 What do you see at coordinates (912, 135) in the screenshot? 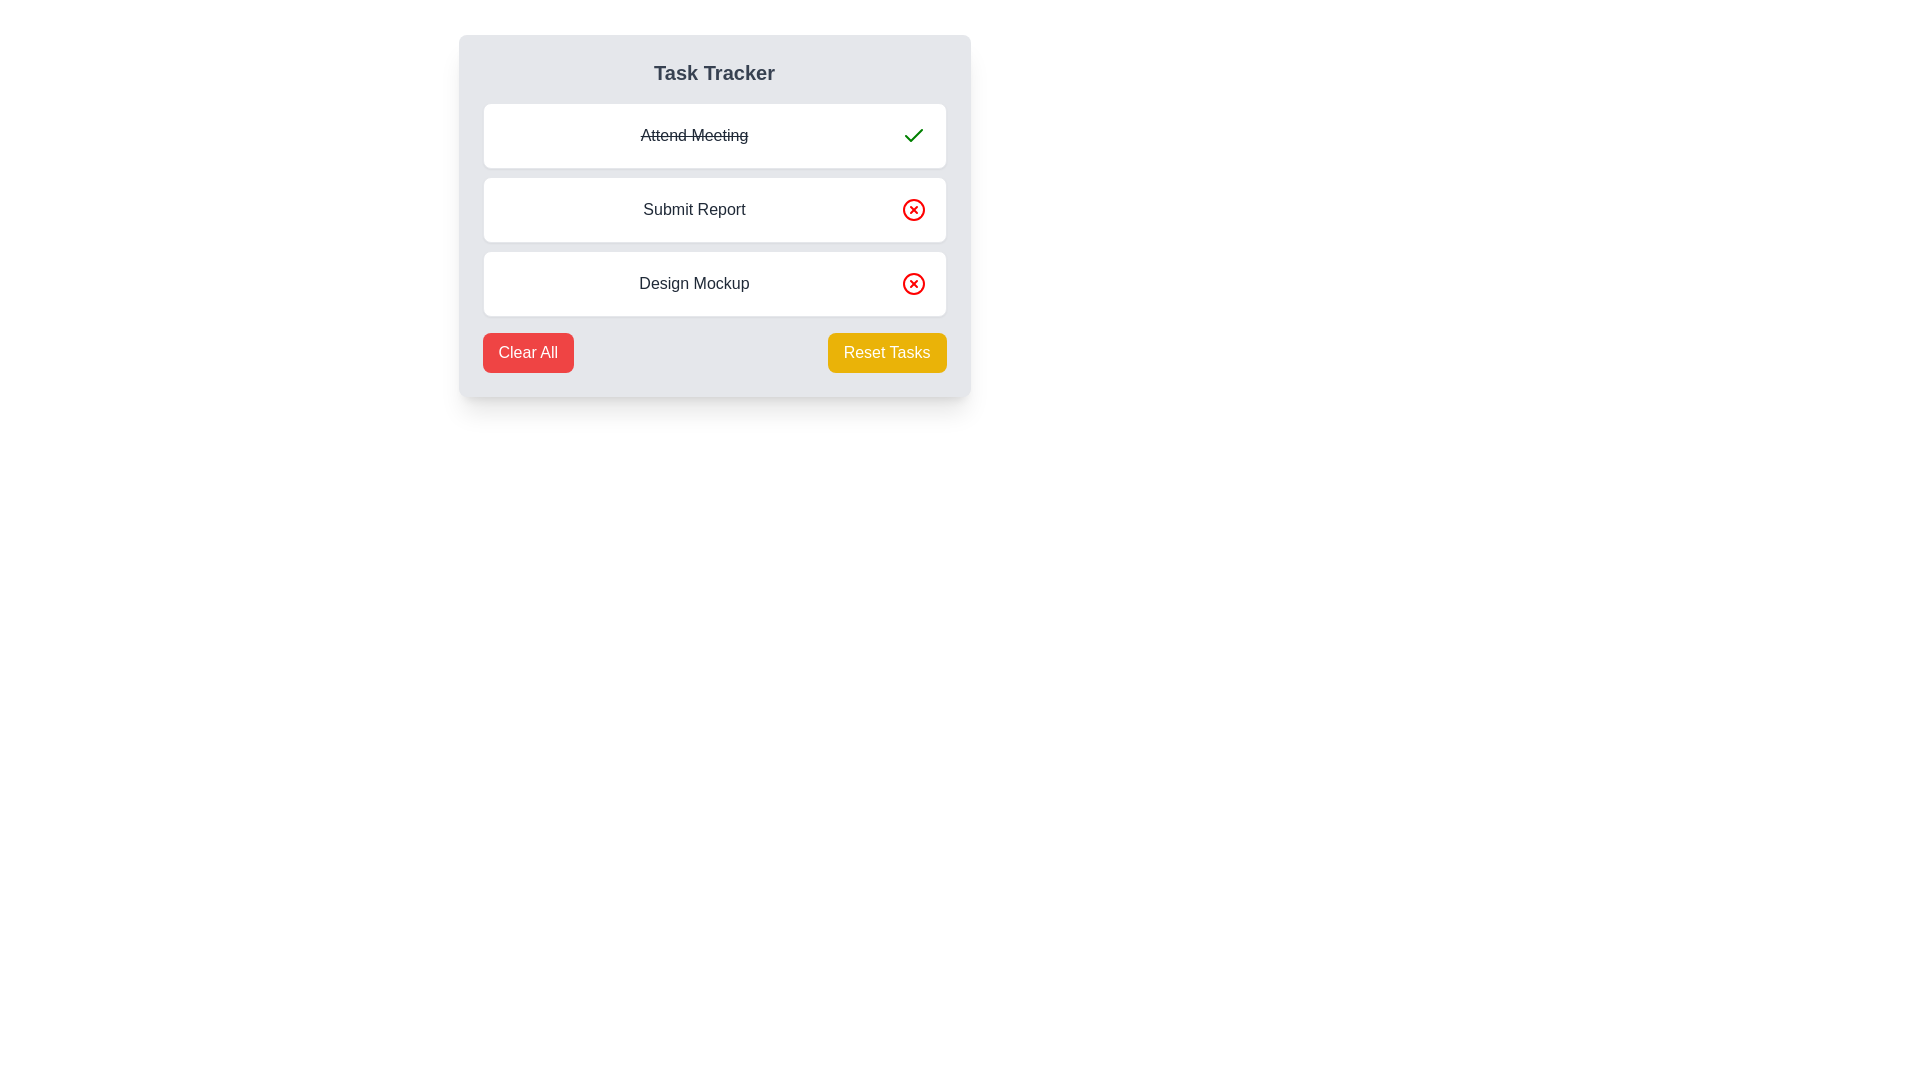
I see `the green checkmark icon, which is styled with a thin stroke and rounded edges, located at the rightmost side of the first row in the task list, next to the text 'Attend Meeting'` at bounding box center [912, 135].